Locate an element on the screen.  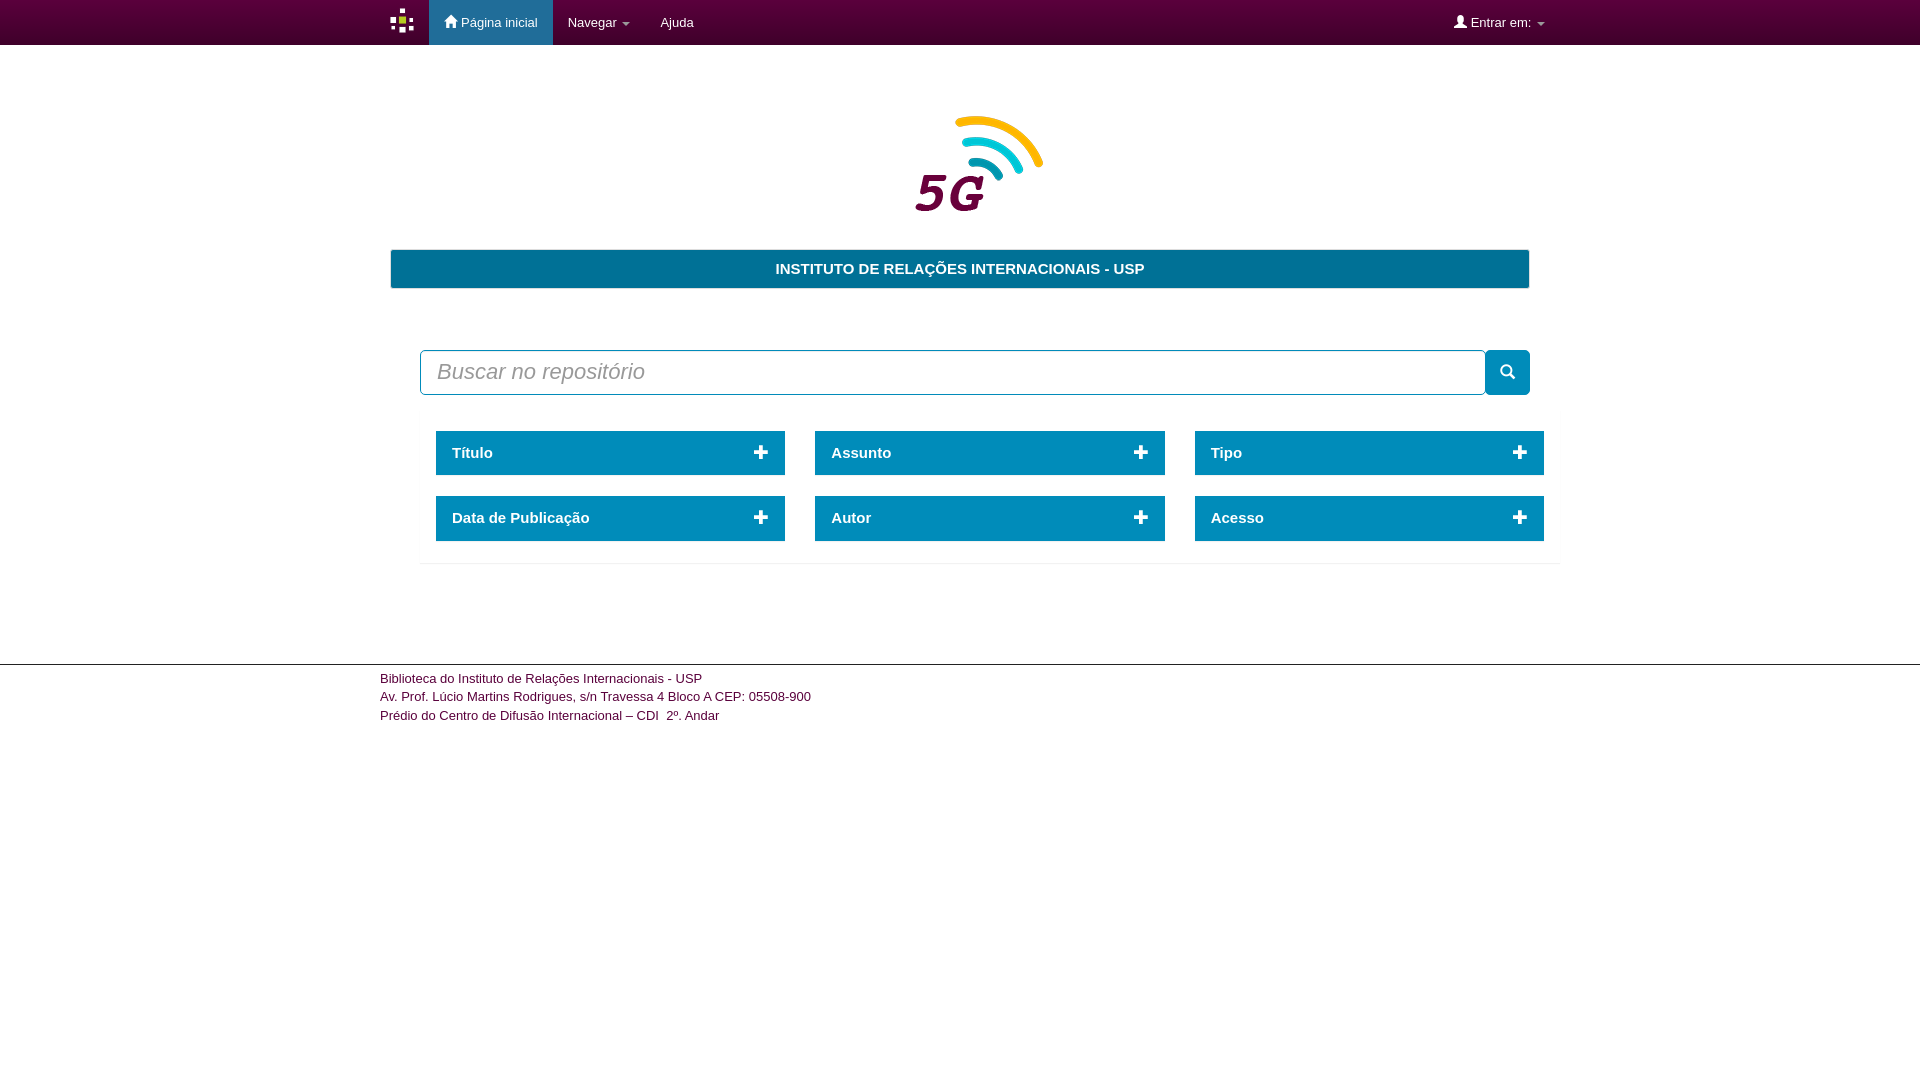
'Entrar em:' is located at coordinates (1499, 22).